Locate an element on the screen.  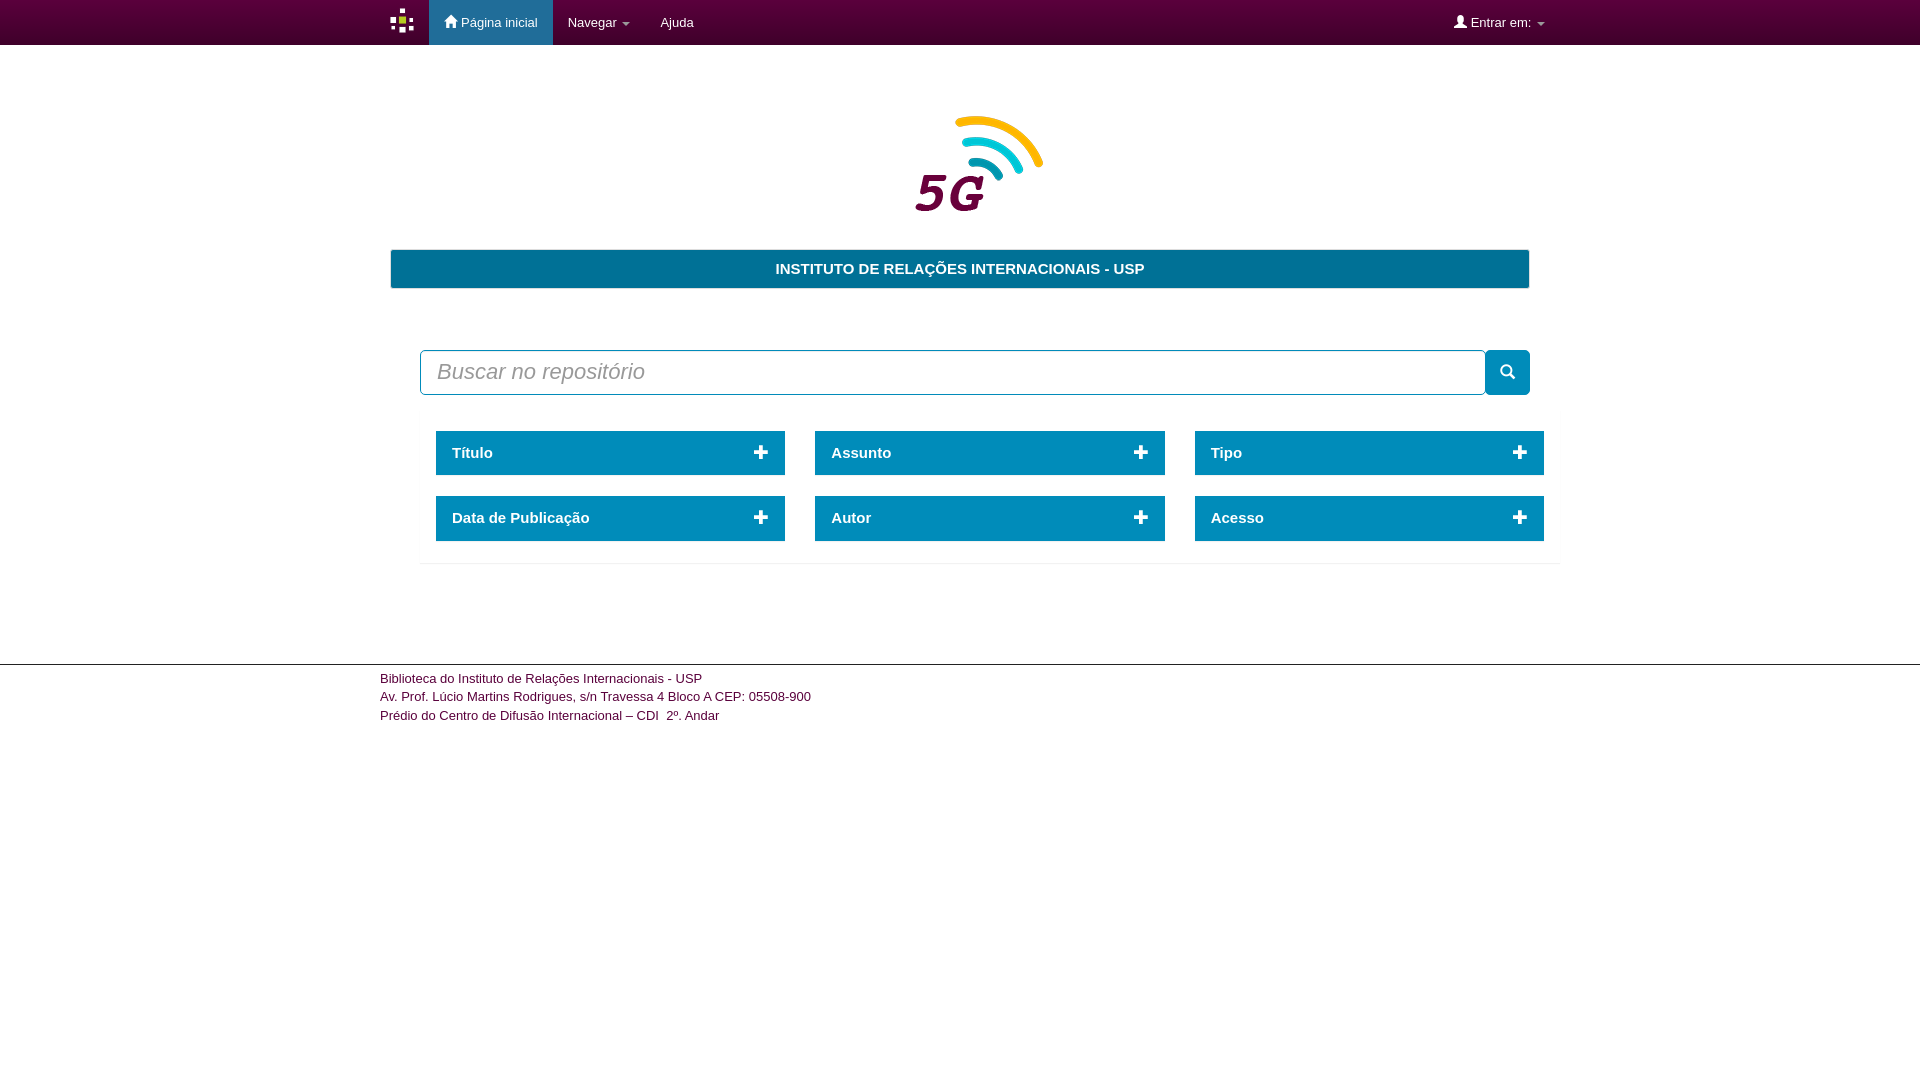
'Entrar em:' is located at coordinates (1499, 22).